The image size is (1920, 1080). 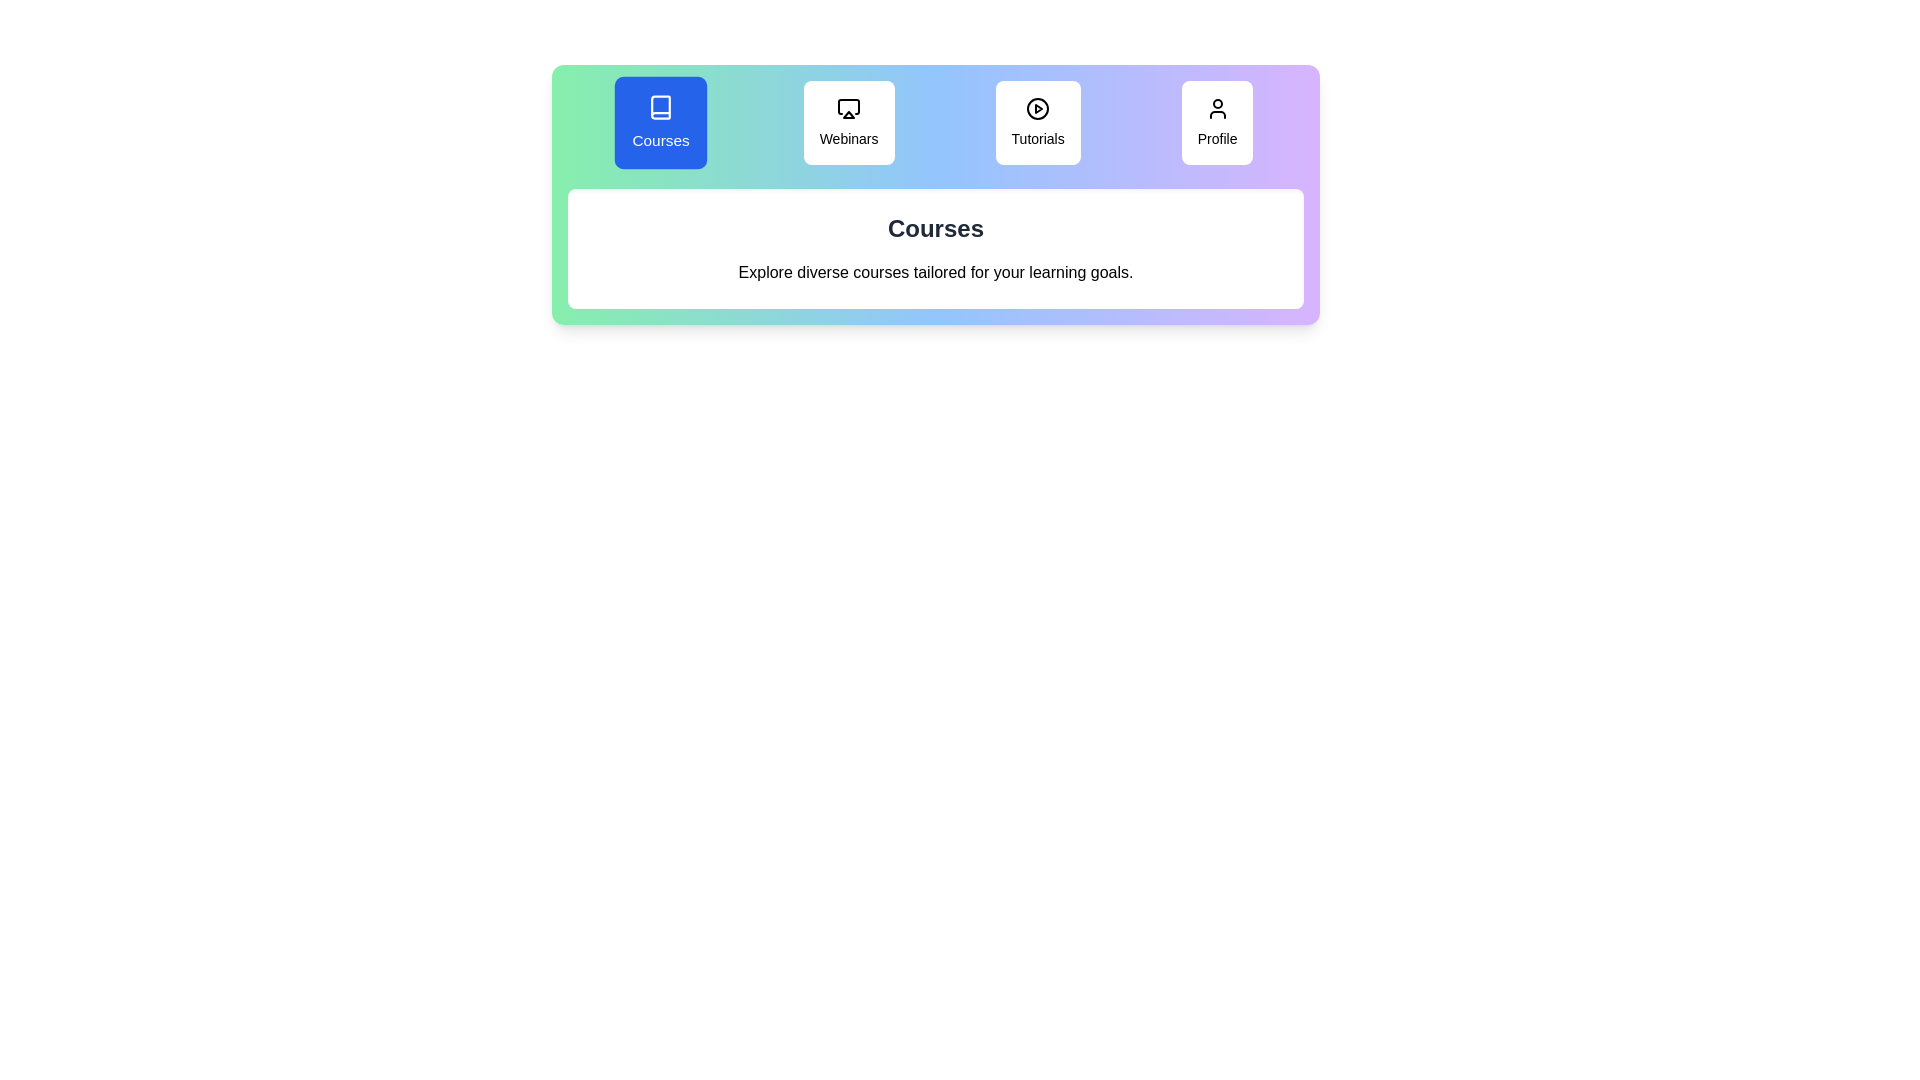 I want to click on the tab corresponding to Profile to display its content, so click(x=1216, y=123).